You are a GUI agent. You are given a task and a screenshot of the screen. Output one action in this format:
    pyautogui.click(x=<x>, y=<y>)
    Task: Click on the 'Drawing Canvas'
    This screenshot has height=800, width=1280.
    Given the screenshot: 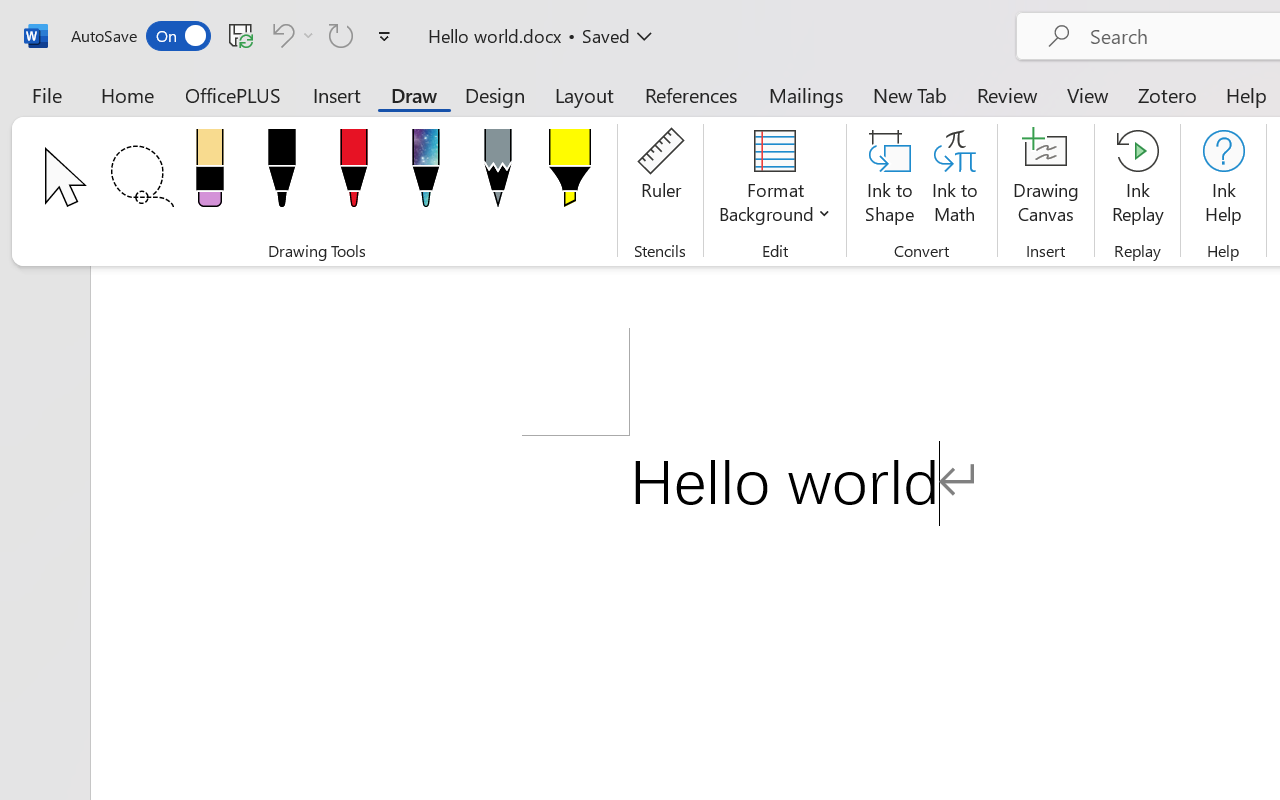 What is the action you would take?
    pyautogui.click(x=1045, y=179)
    